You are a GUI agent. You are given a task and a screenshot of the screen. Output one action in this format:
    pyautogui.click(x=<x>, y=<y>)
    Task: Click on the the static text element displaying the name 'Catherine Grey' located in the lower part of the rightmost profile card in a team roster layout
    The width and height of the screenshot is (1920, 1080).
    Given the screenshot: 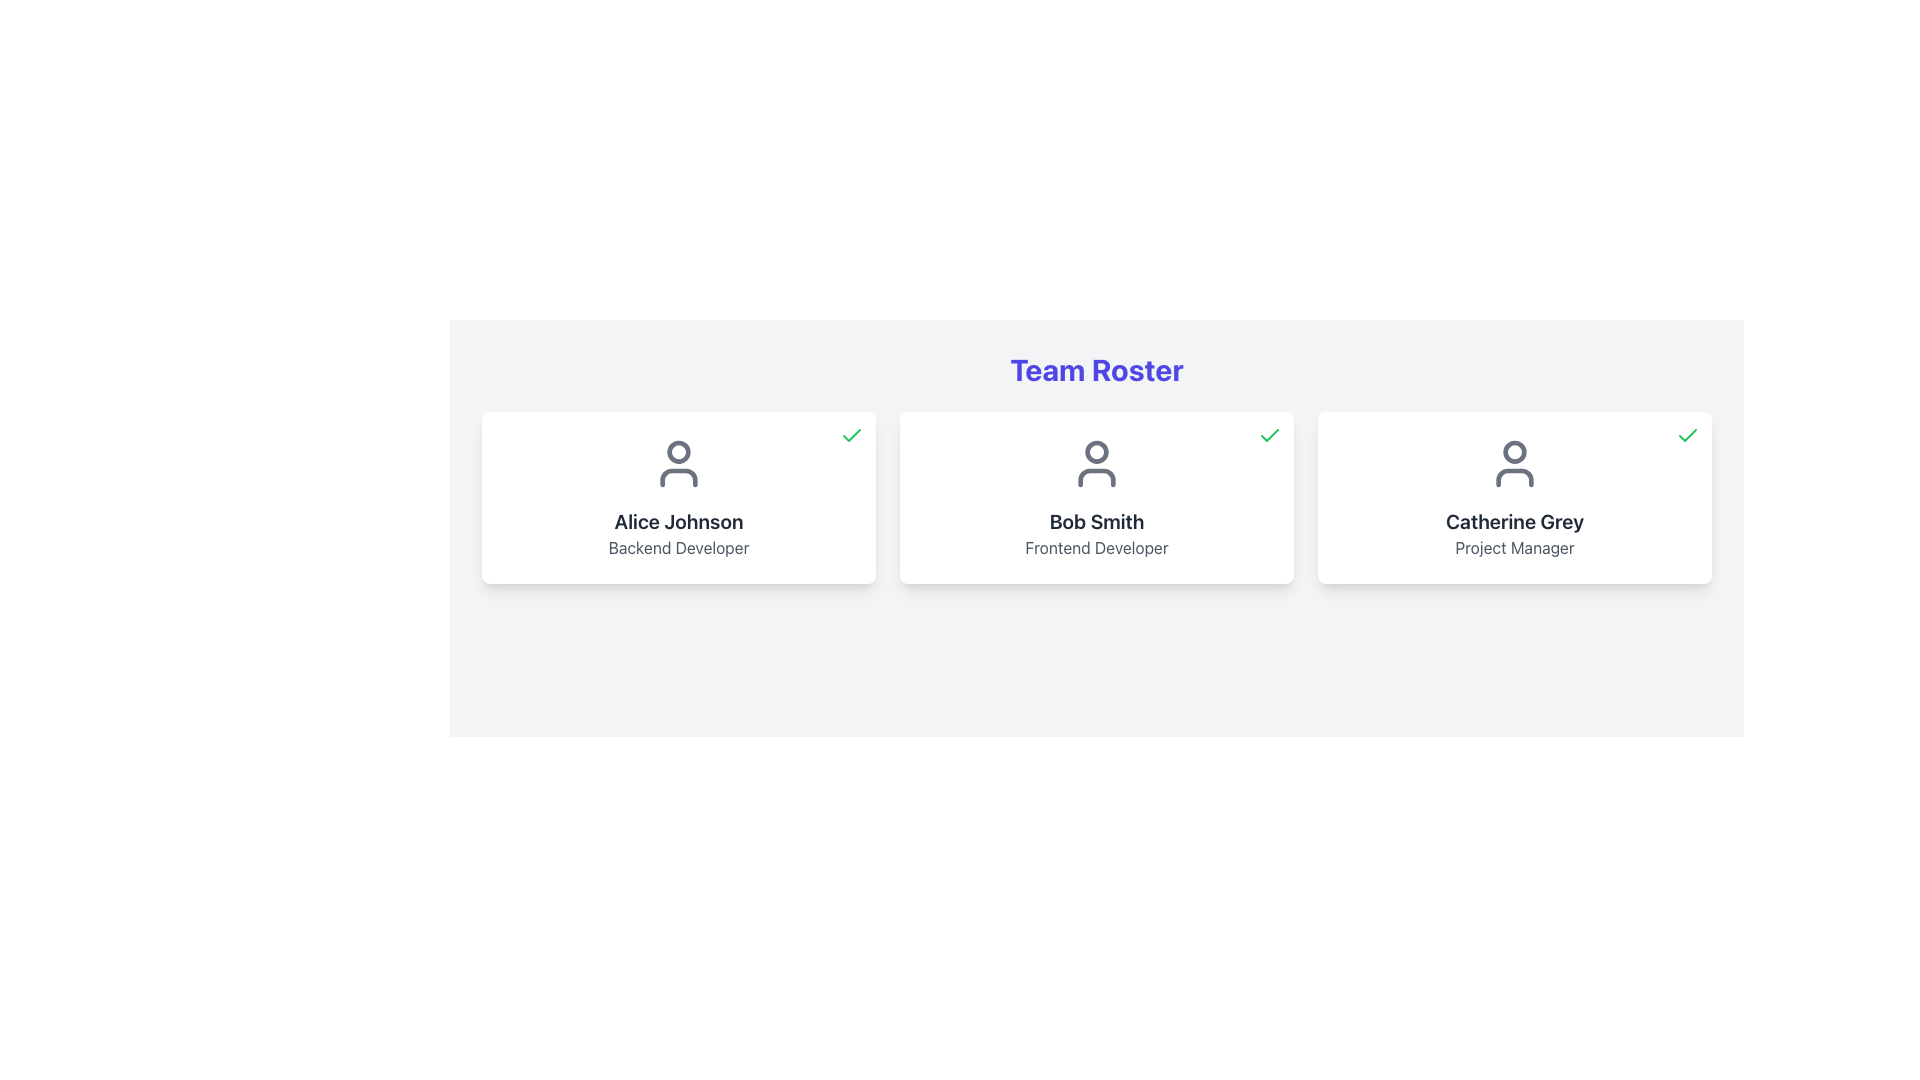 What is the action you would take?
    pyautogui.click(x=1515, y=520)
    